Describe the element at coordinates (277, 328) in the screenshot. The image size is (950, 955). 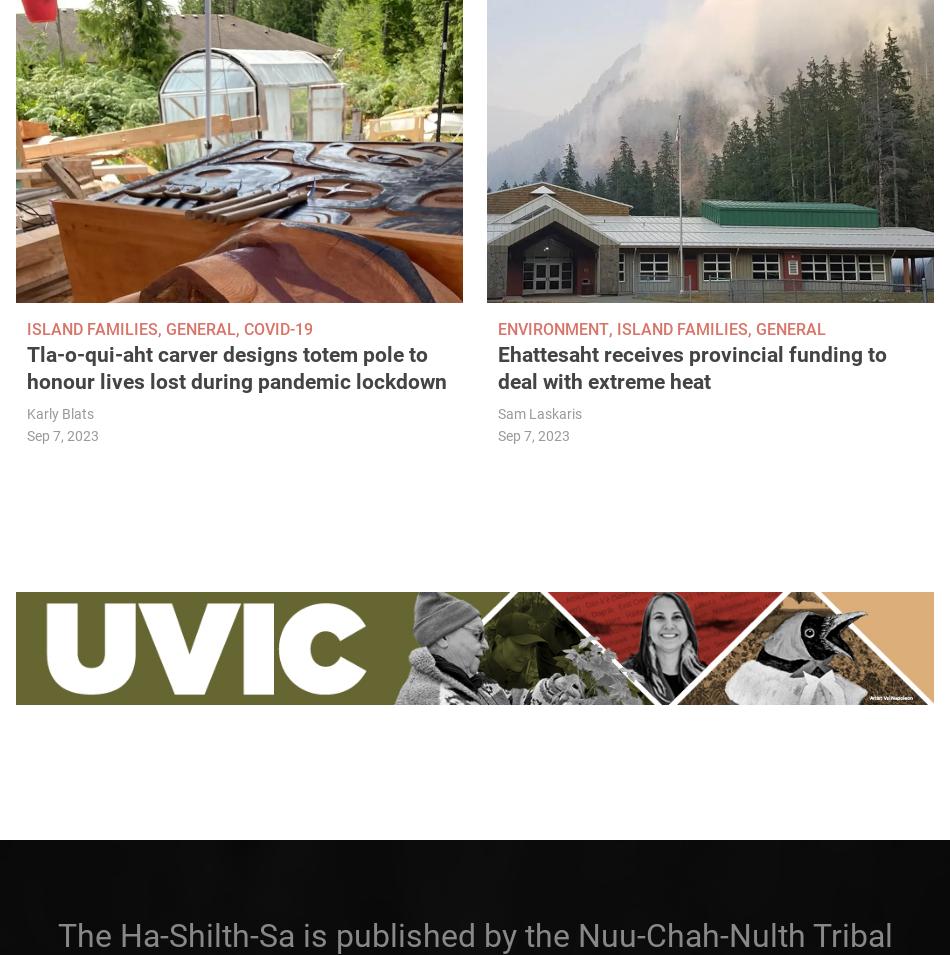
I see `'COVID-19'` at that location.